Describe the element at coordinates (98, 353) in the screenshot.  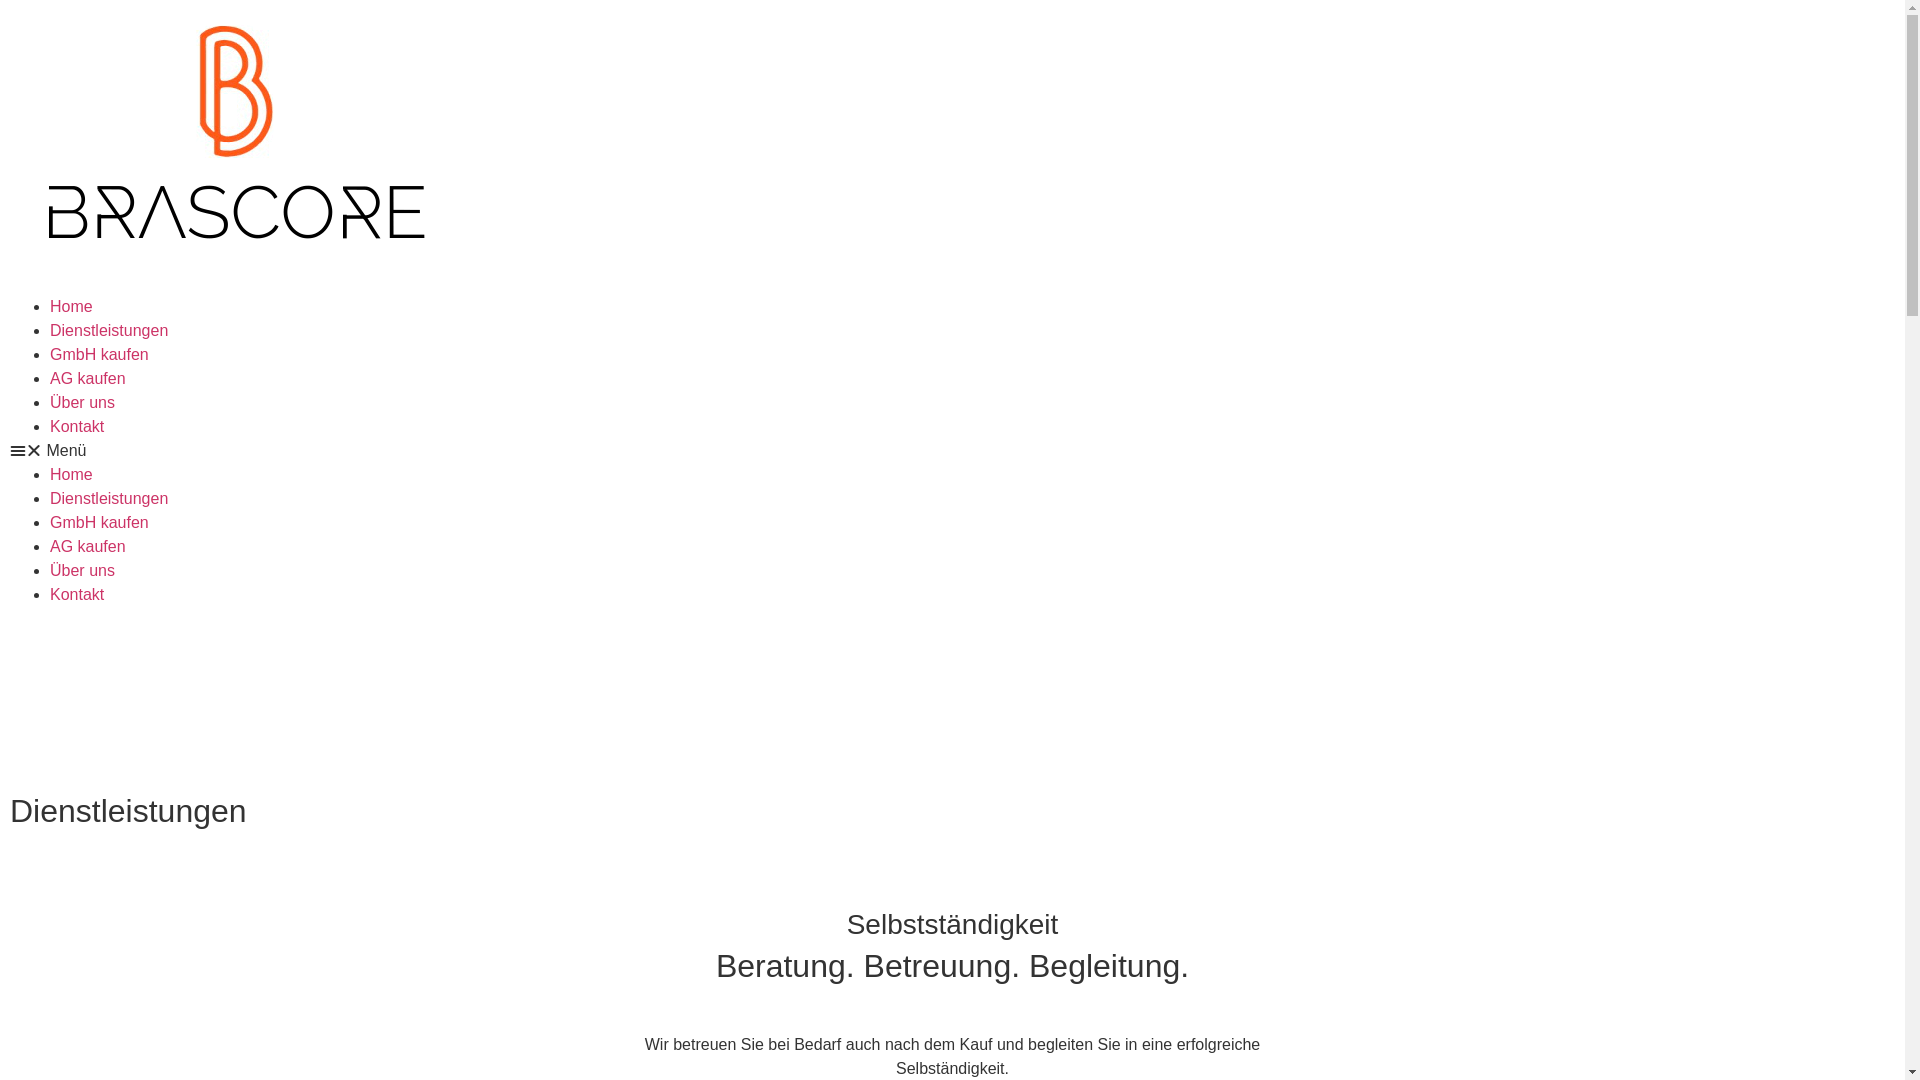
I see `'GmbH kaufen'` at that location.